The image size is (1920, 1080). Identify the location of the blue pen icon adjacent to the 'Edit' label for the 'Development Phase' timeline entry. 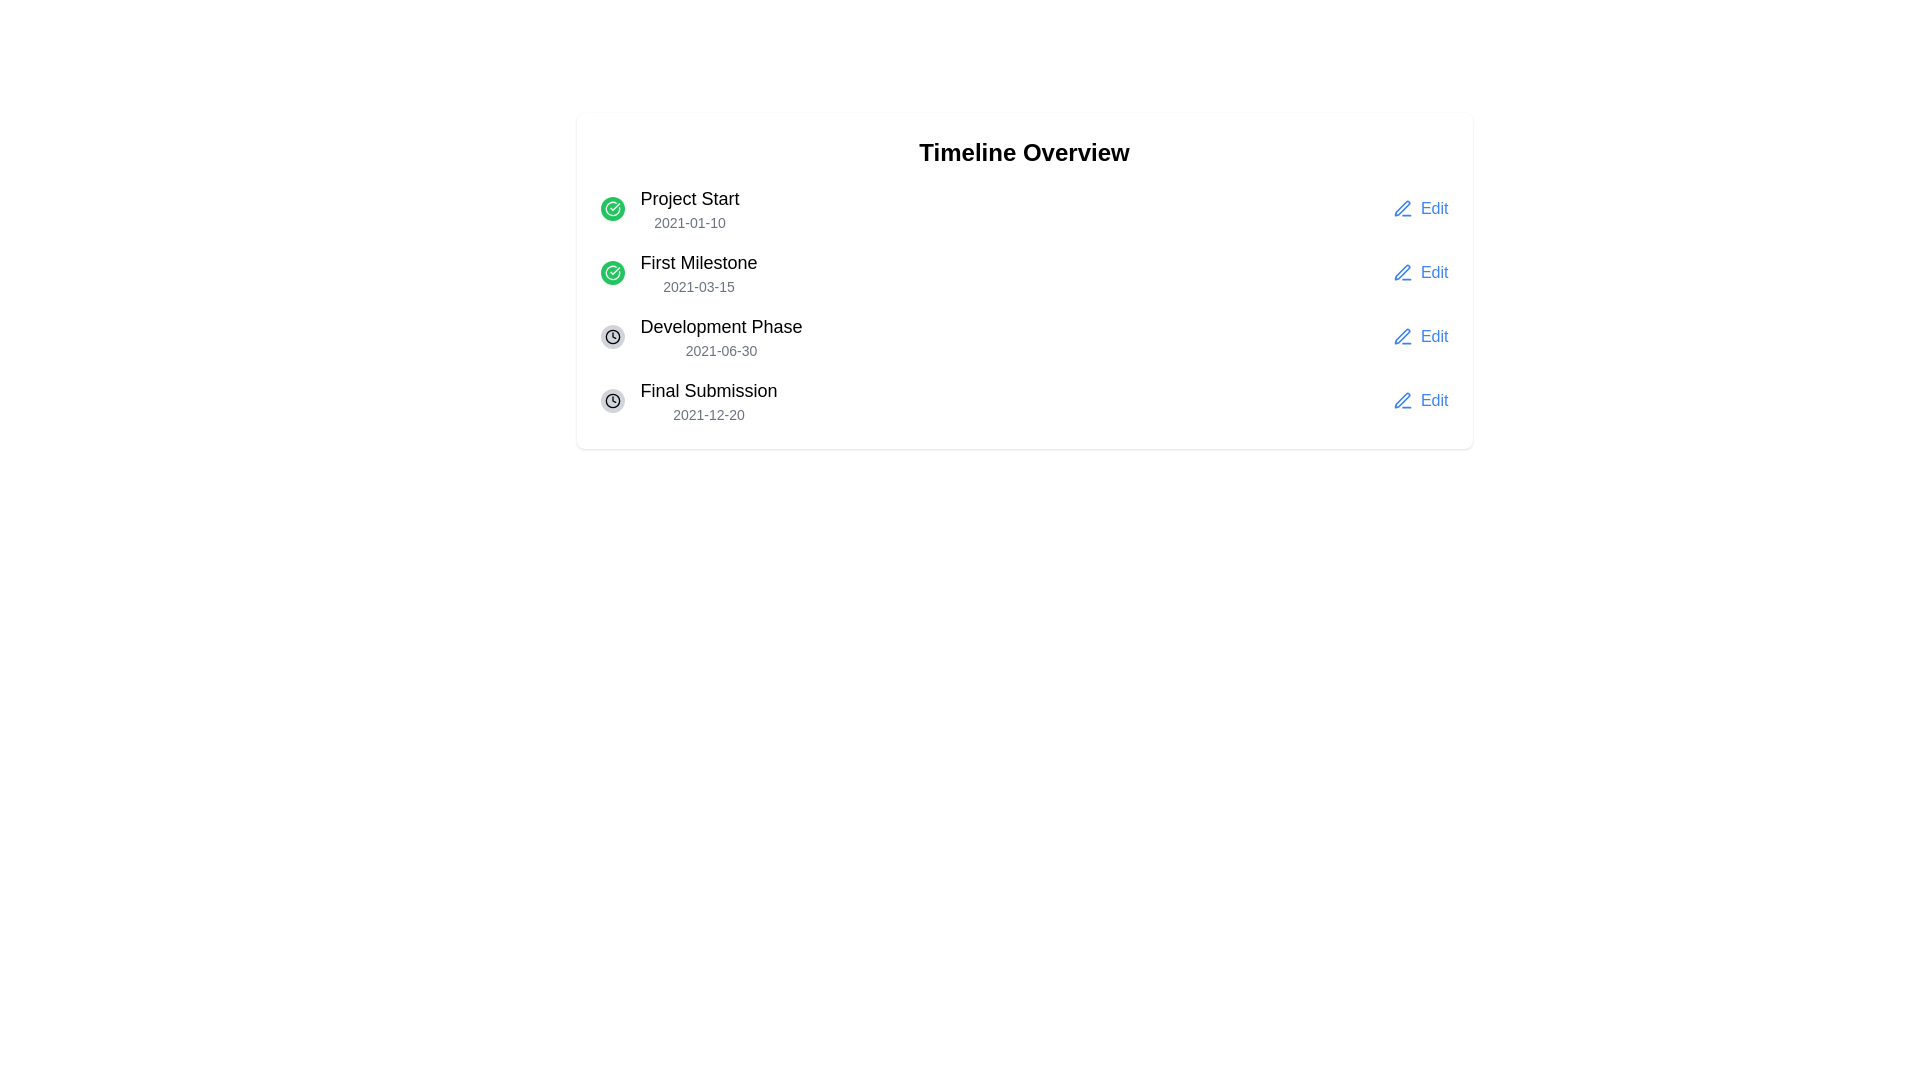
(1401, 335).